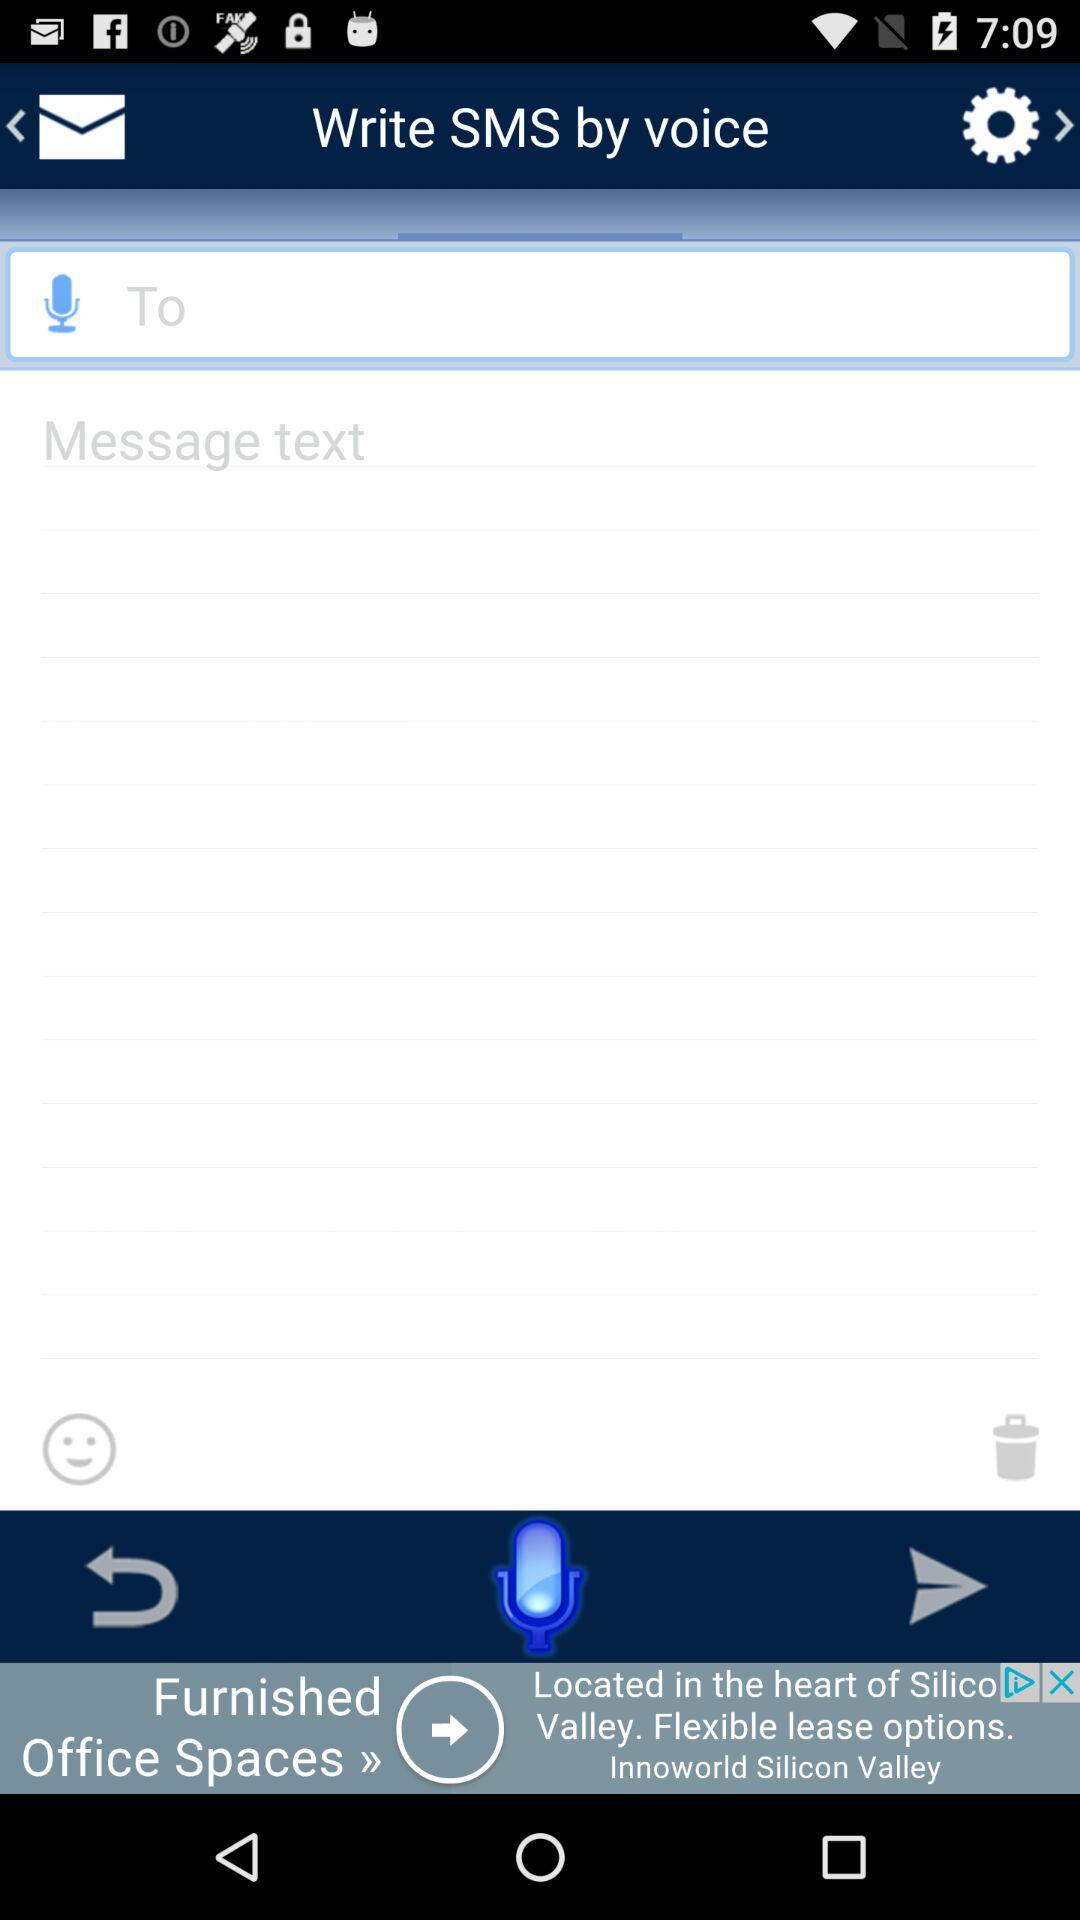 The height and width of the screenshot is (1920, 1080). What do you see at coordinates (131, 1585) in the screenshot?
I see `previous page` at bounding box center [131, 1585].